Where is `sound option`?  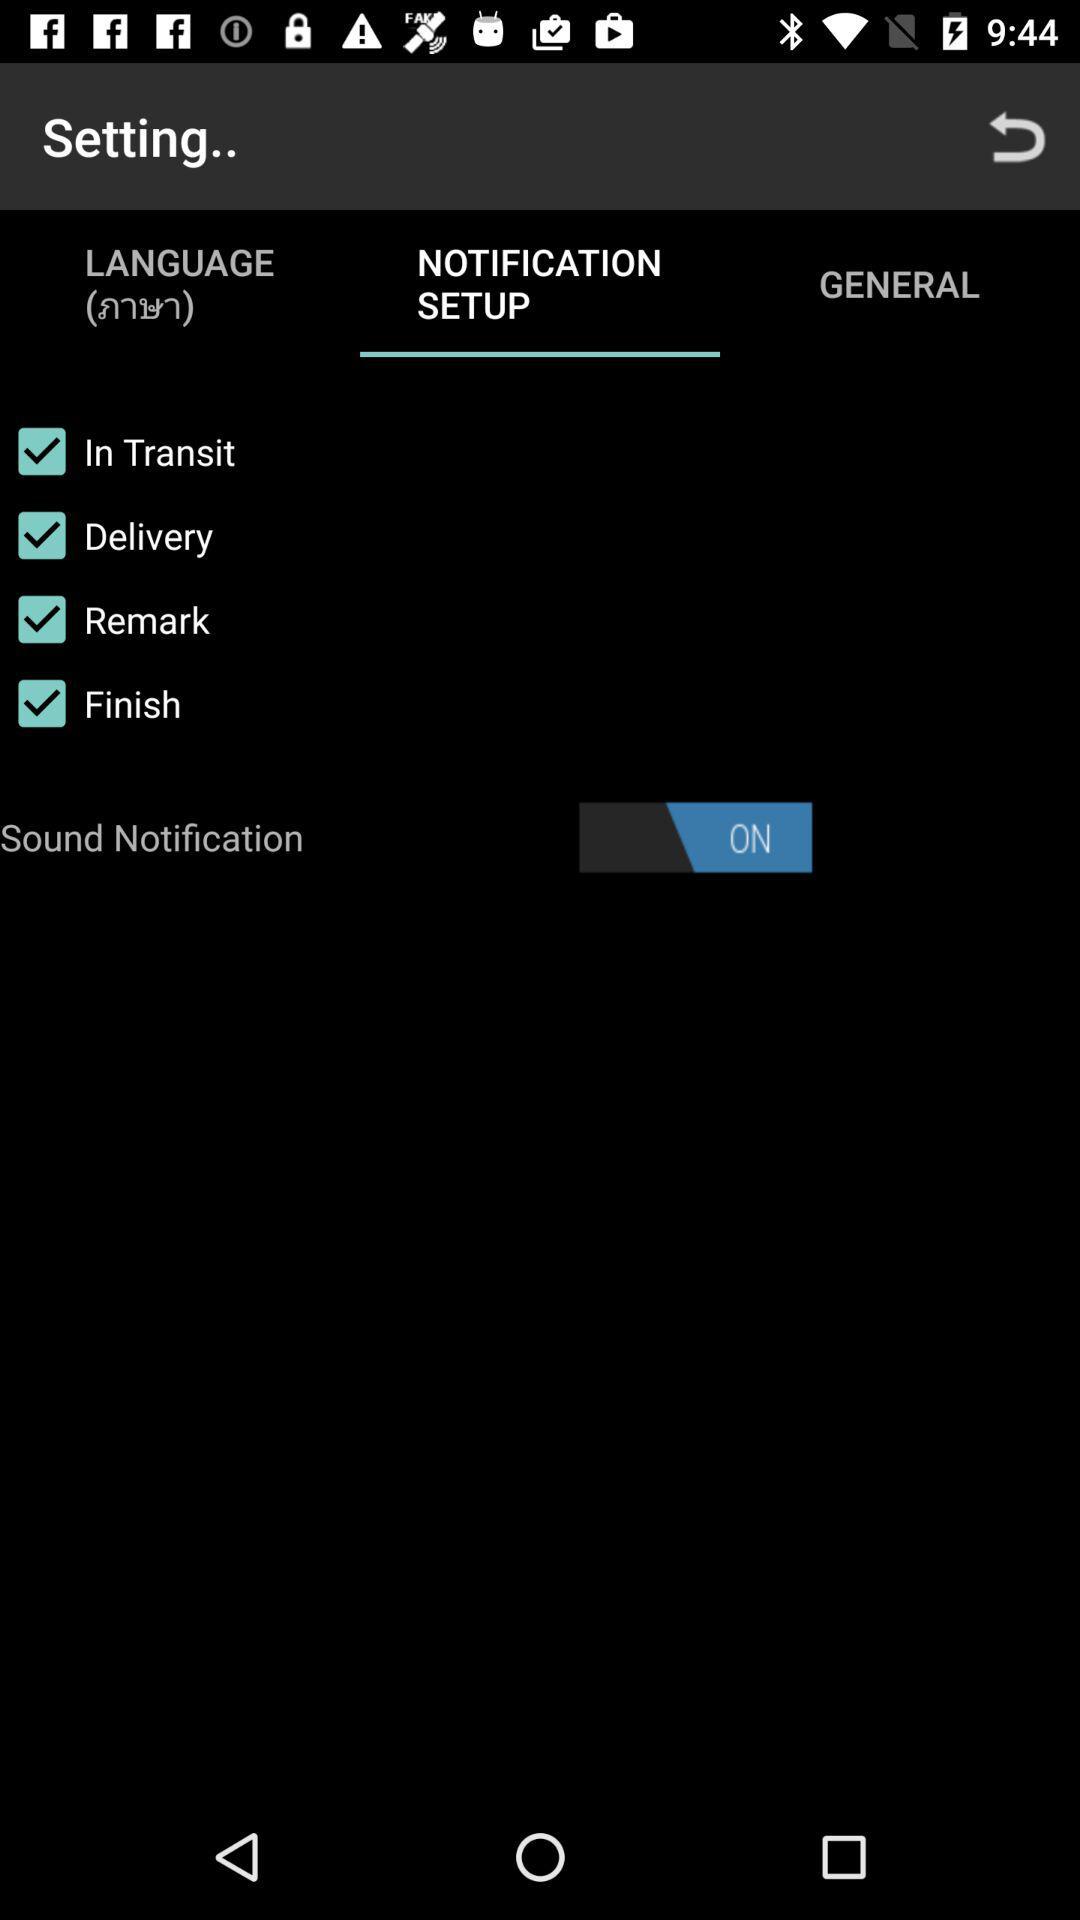
sound option is located at coordinates (694, 837).